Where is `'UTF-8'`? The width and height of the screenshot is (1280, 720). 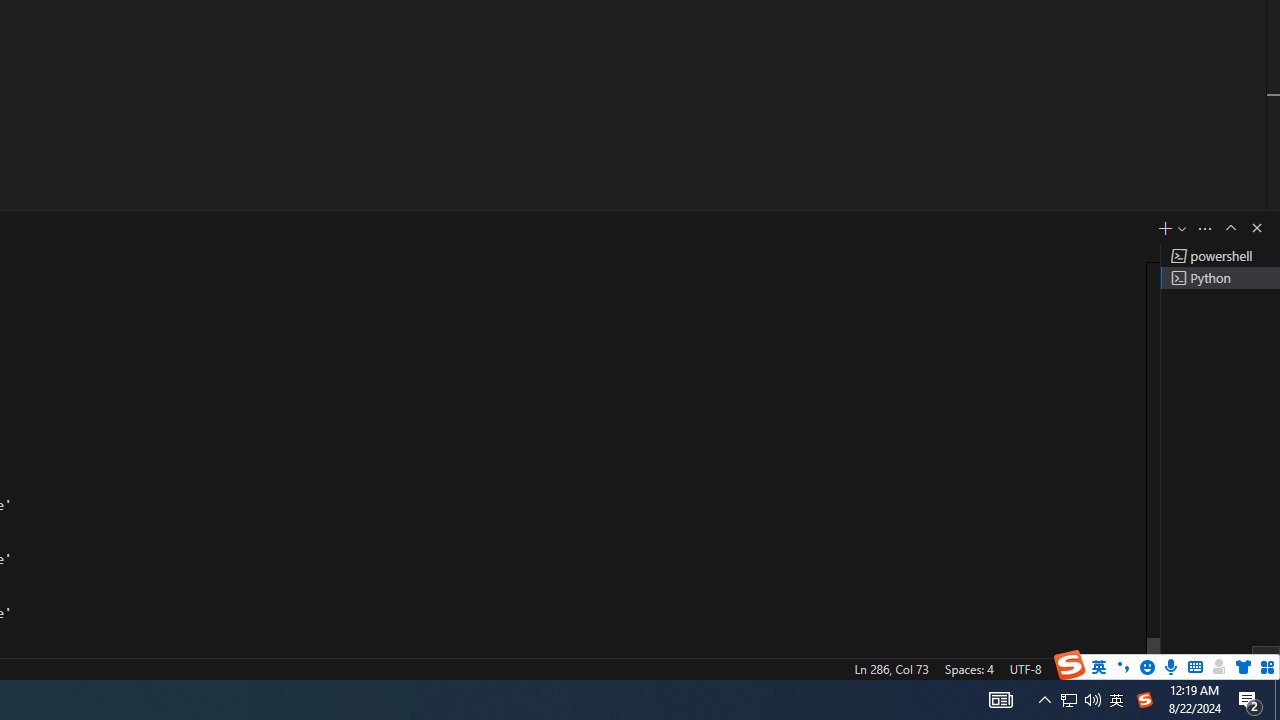
'UTF-8' is located at coordinates (1025, 668).